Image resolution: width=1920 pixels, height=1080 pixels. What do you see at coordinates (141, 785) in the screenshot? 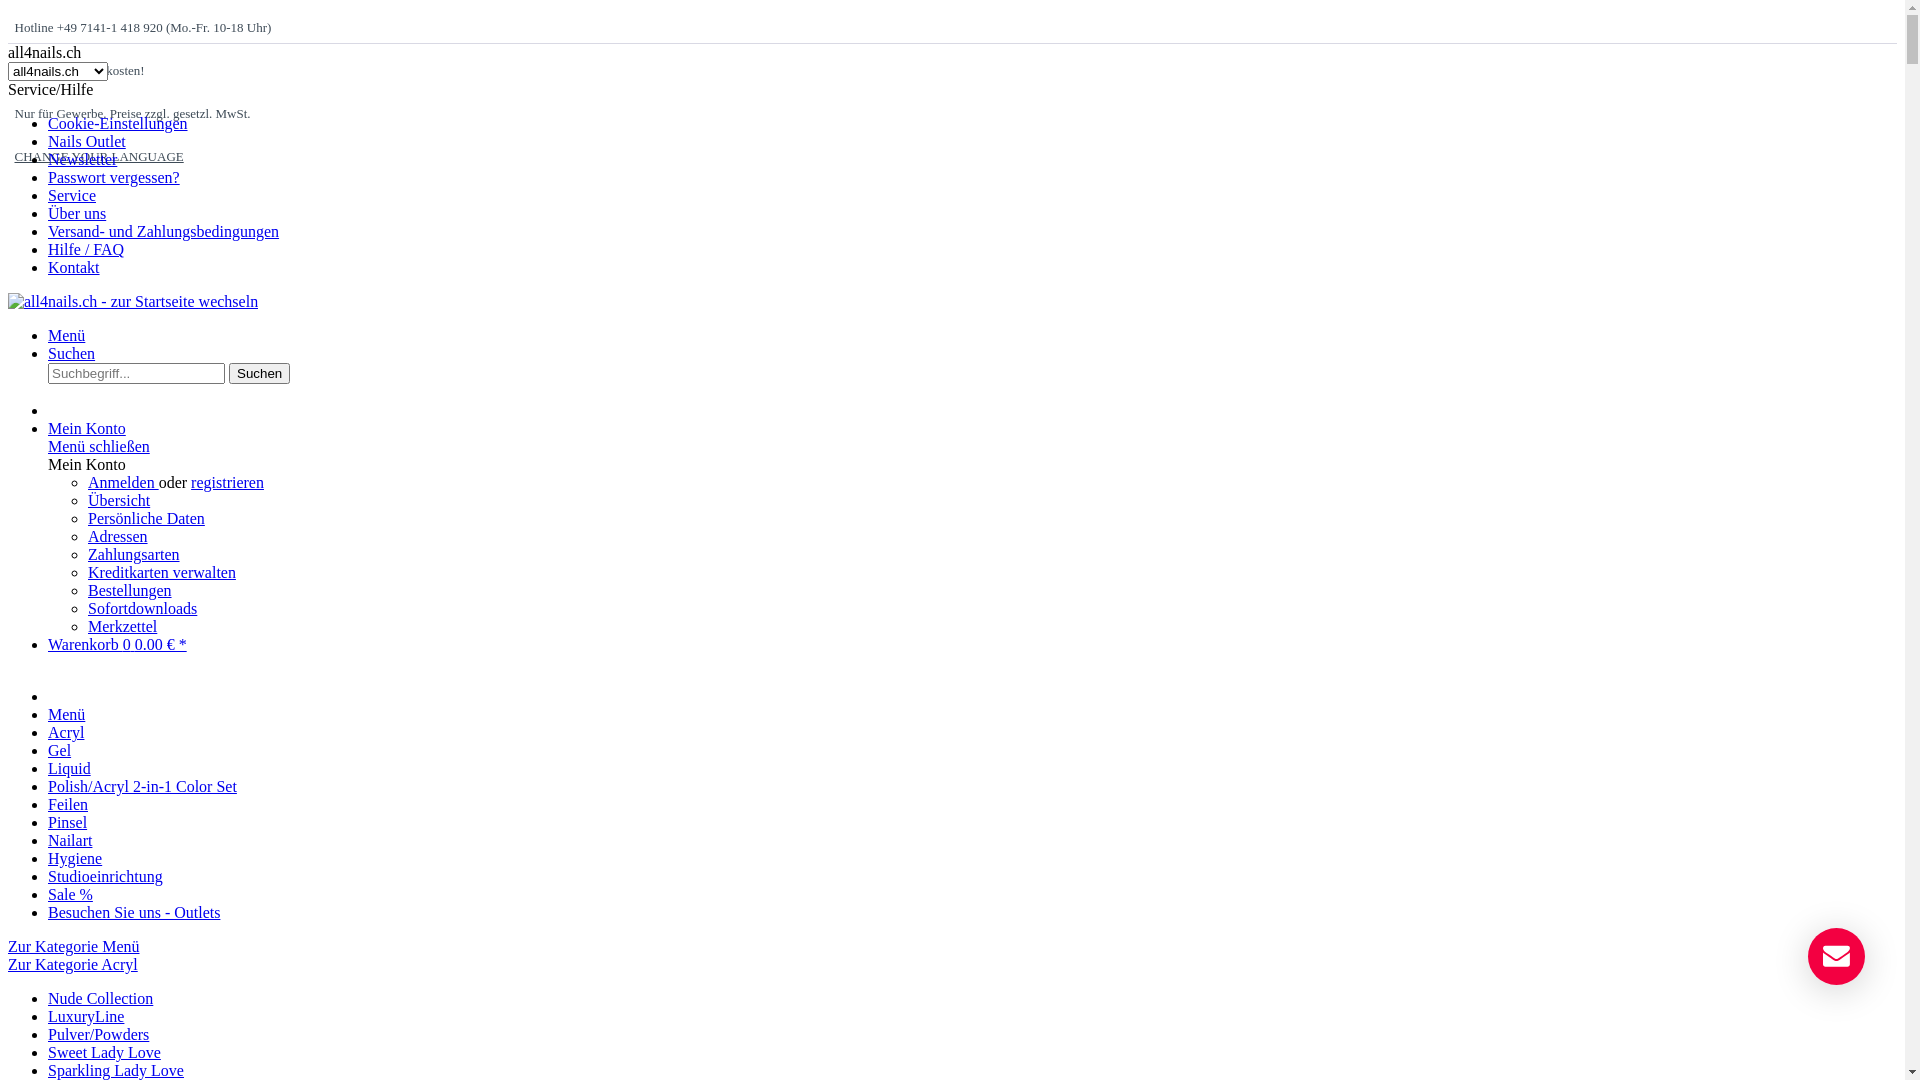
I see `'Polish/Acryl 2-in-1 Color Set'` at bounding box center [141, 785].